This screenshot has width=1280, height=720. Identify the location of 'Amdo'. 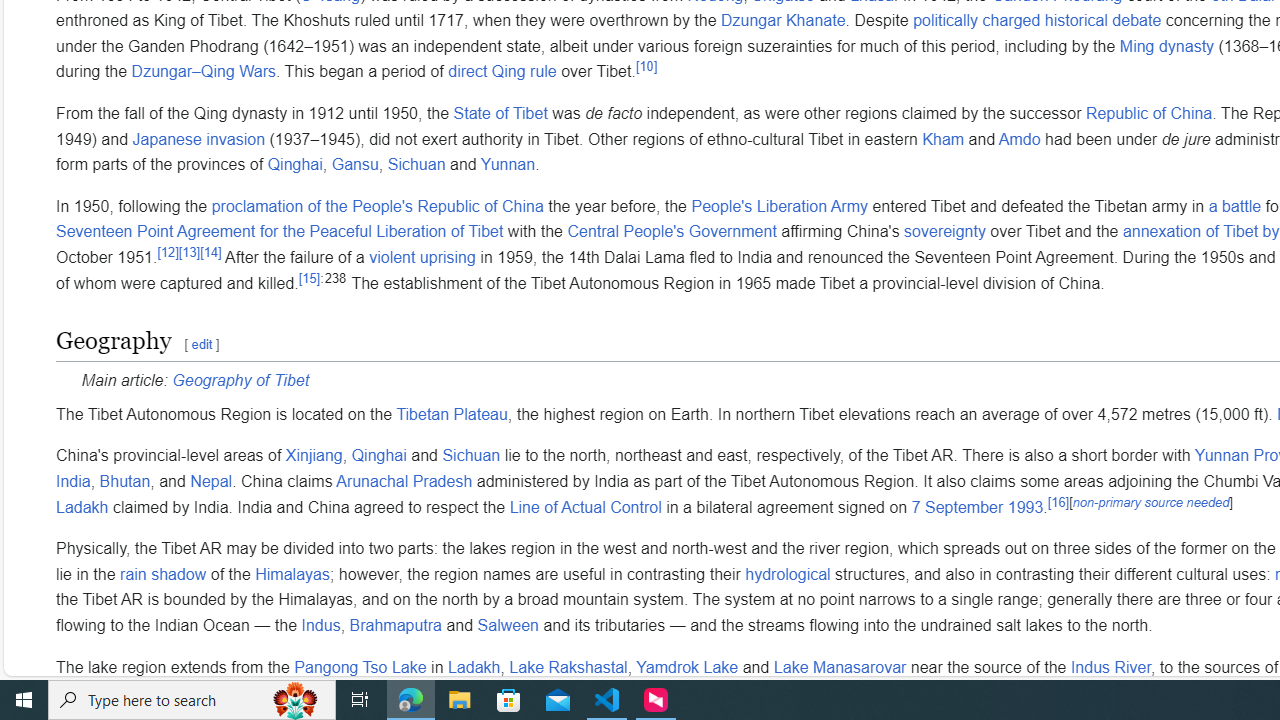
(1019, 138).